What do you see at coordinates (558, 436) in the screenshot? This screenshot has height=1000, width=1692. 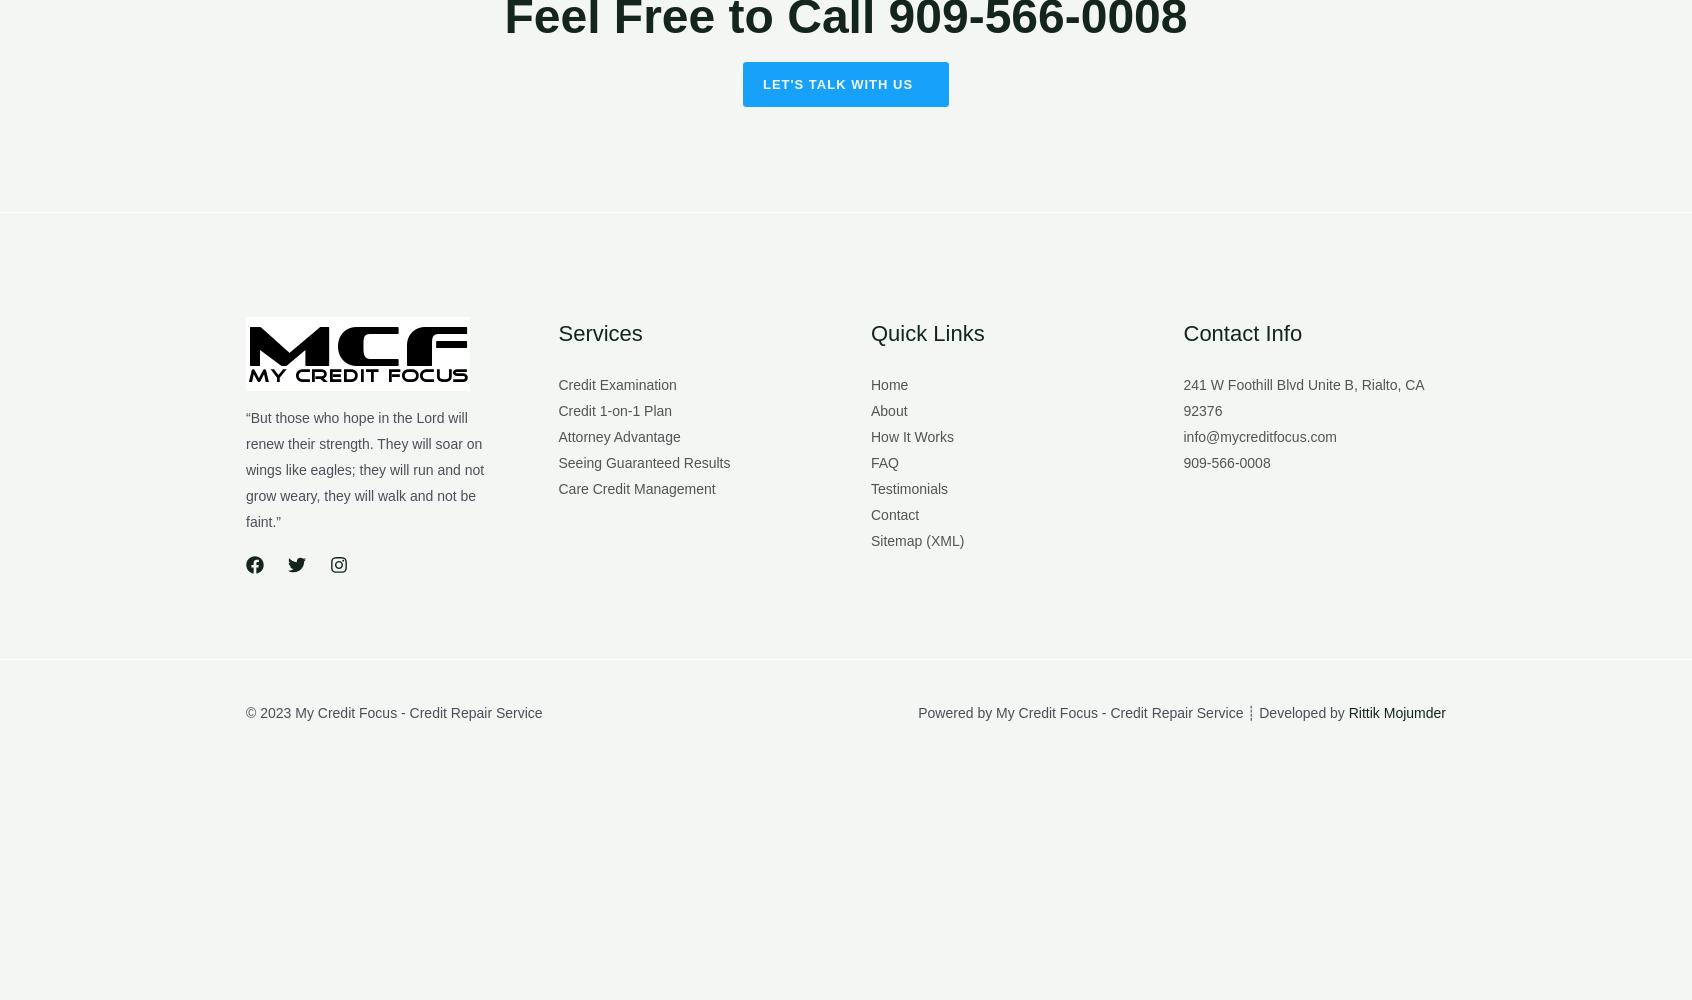 I see `'Attorney Advantage'` at bounding box center [558, 436].